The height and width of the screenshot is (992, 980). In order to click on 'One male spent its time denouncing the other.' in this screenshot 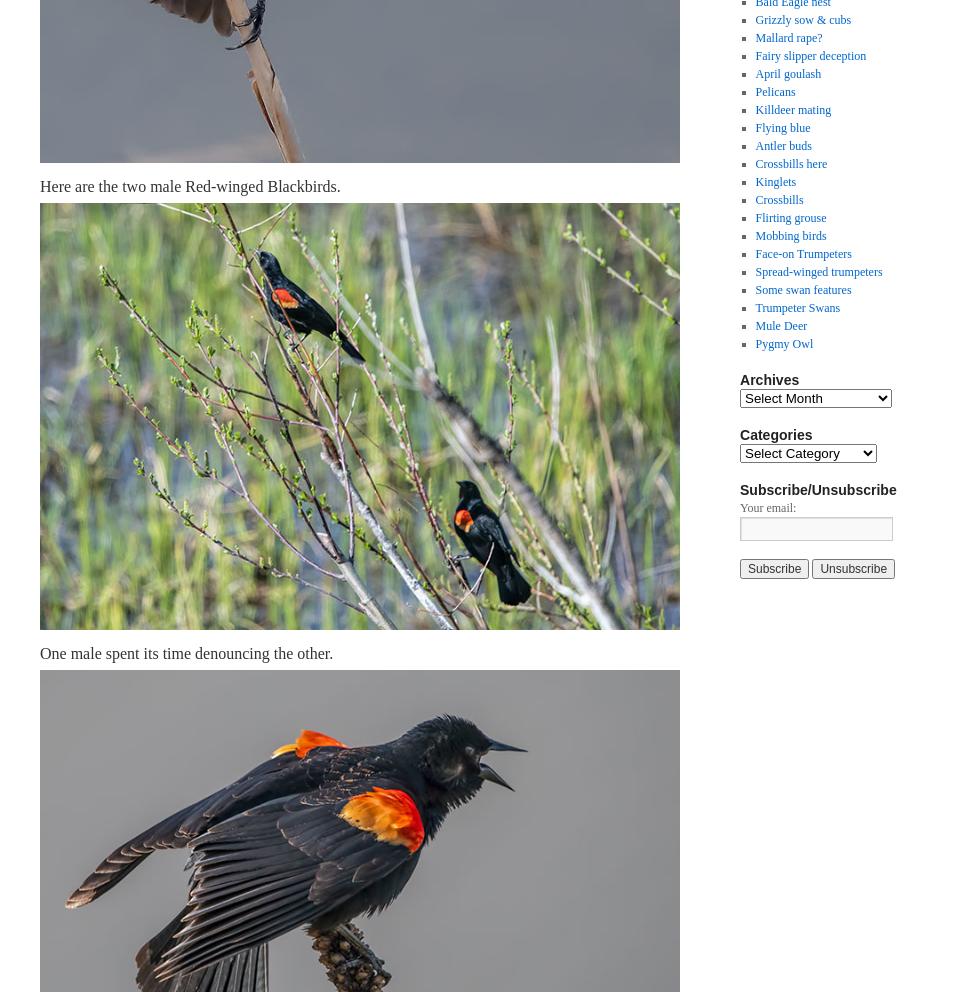, I will do `click(186, 652)`.